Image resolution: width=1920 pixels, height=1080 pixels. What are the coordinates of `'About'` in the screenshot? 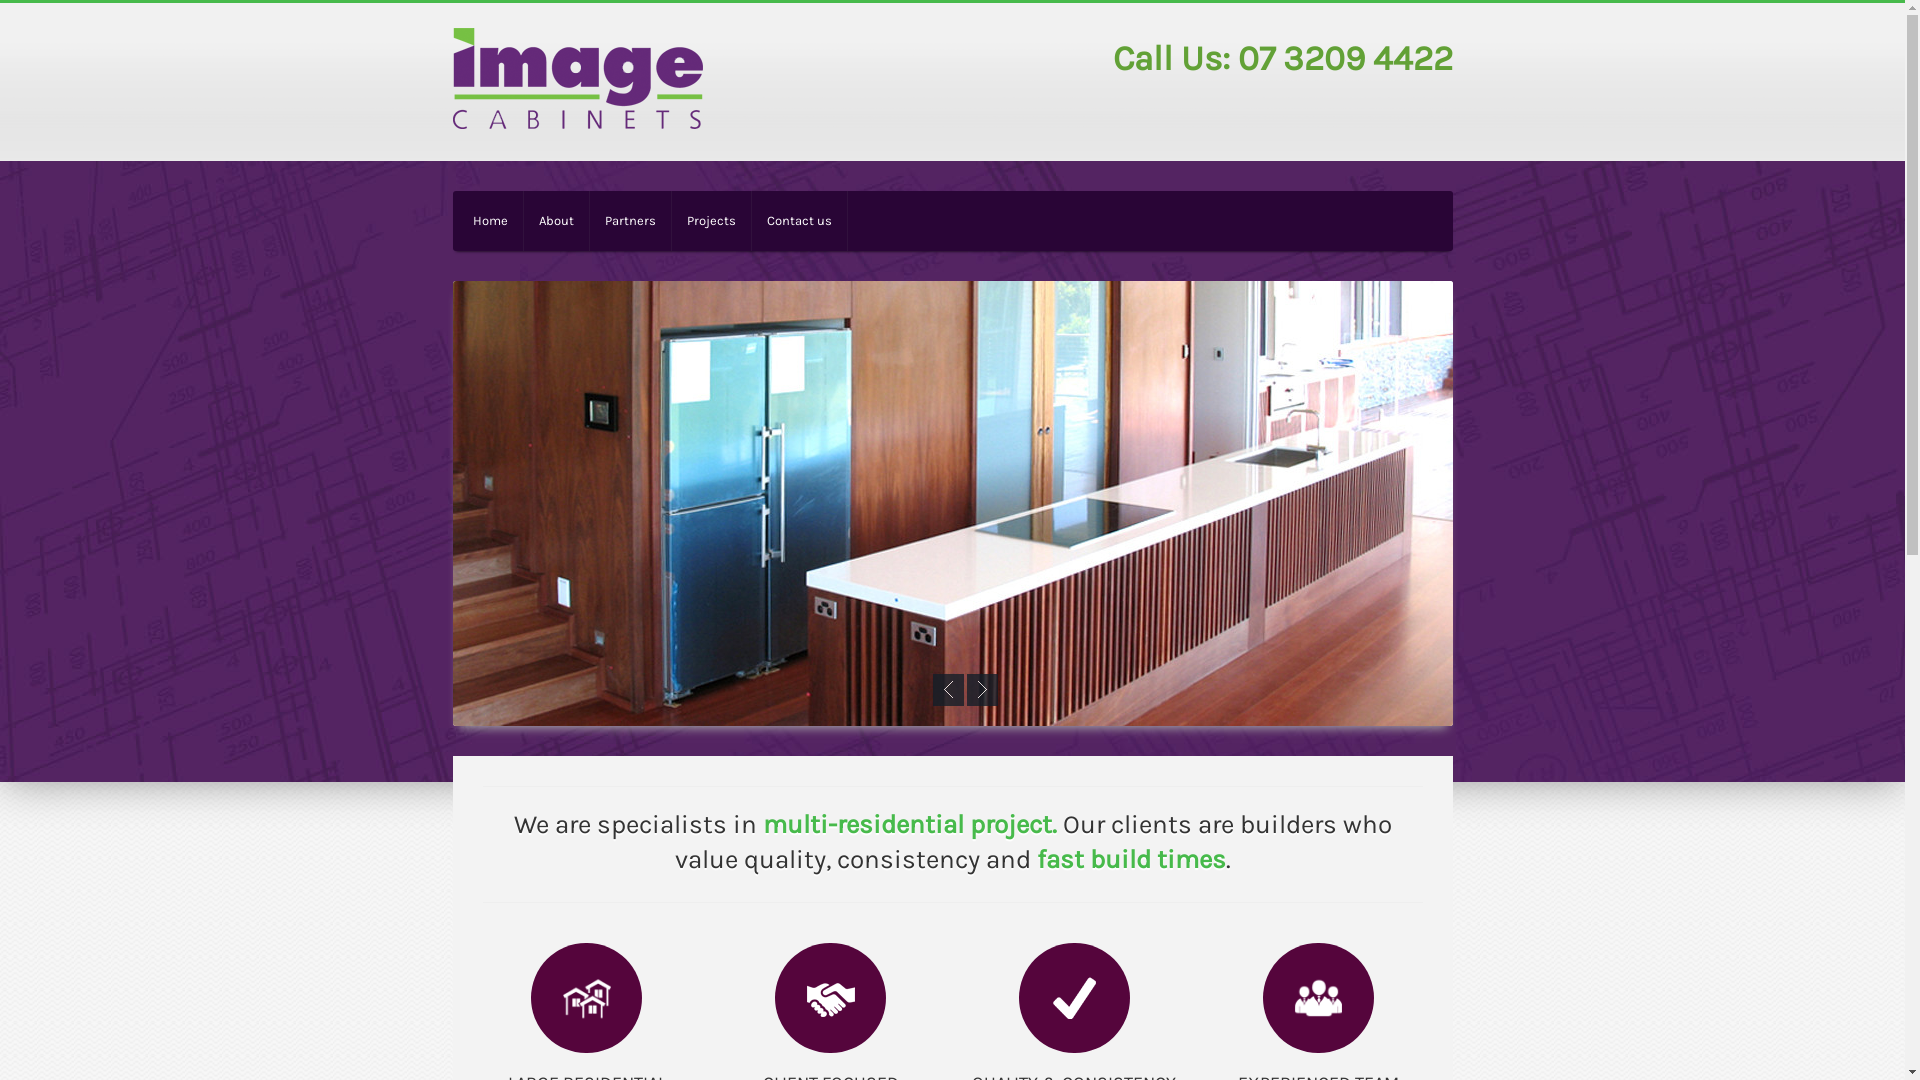 It's located at (523, 219).